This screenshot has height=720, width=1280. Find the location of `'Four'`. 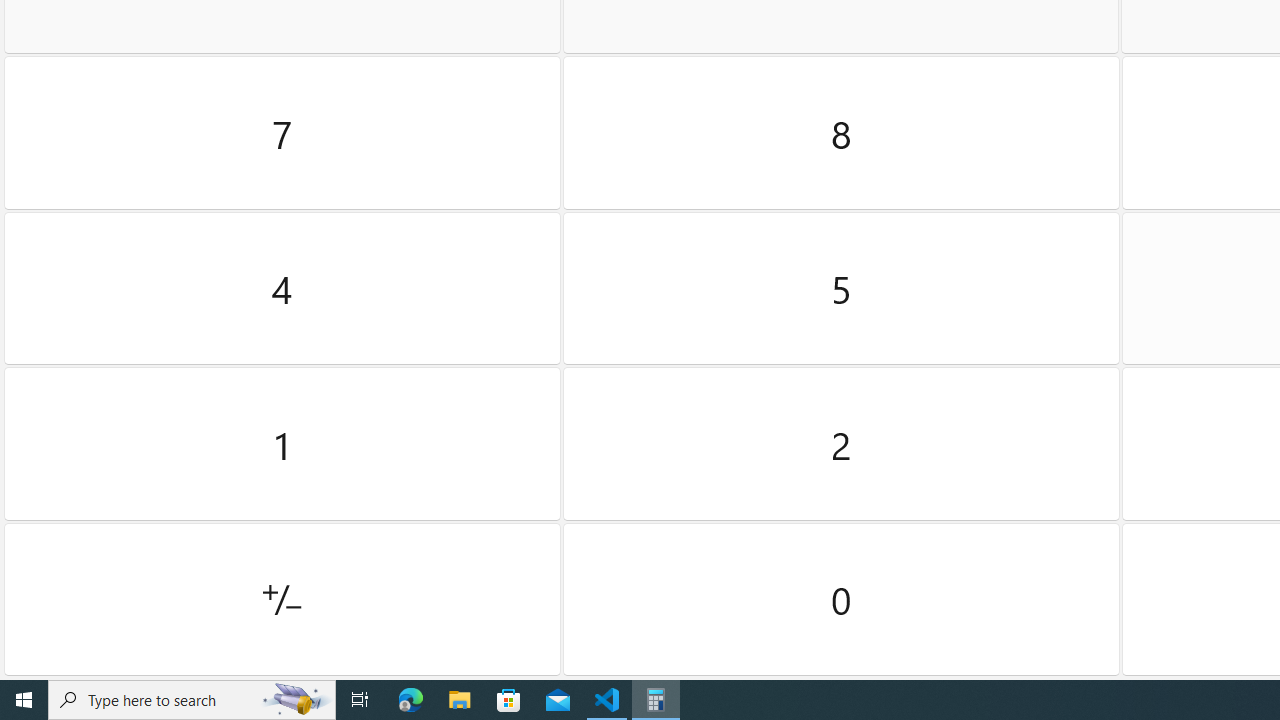

'Four' is located at coordinates (281, 288).